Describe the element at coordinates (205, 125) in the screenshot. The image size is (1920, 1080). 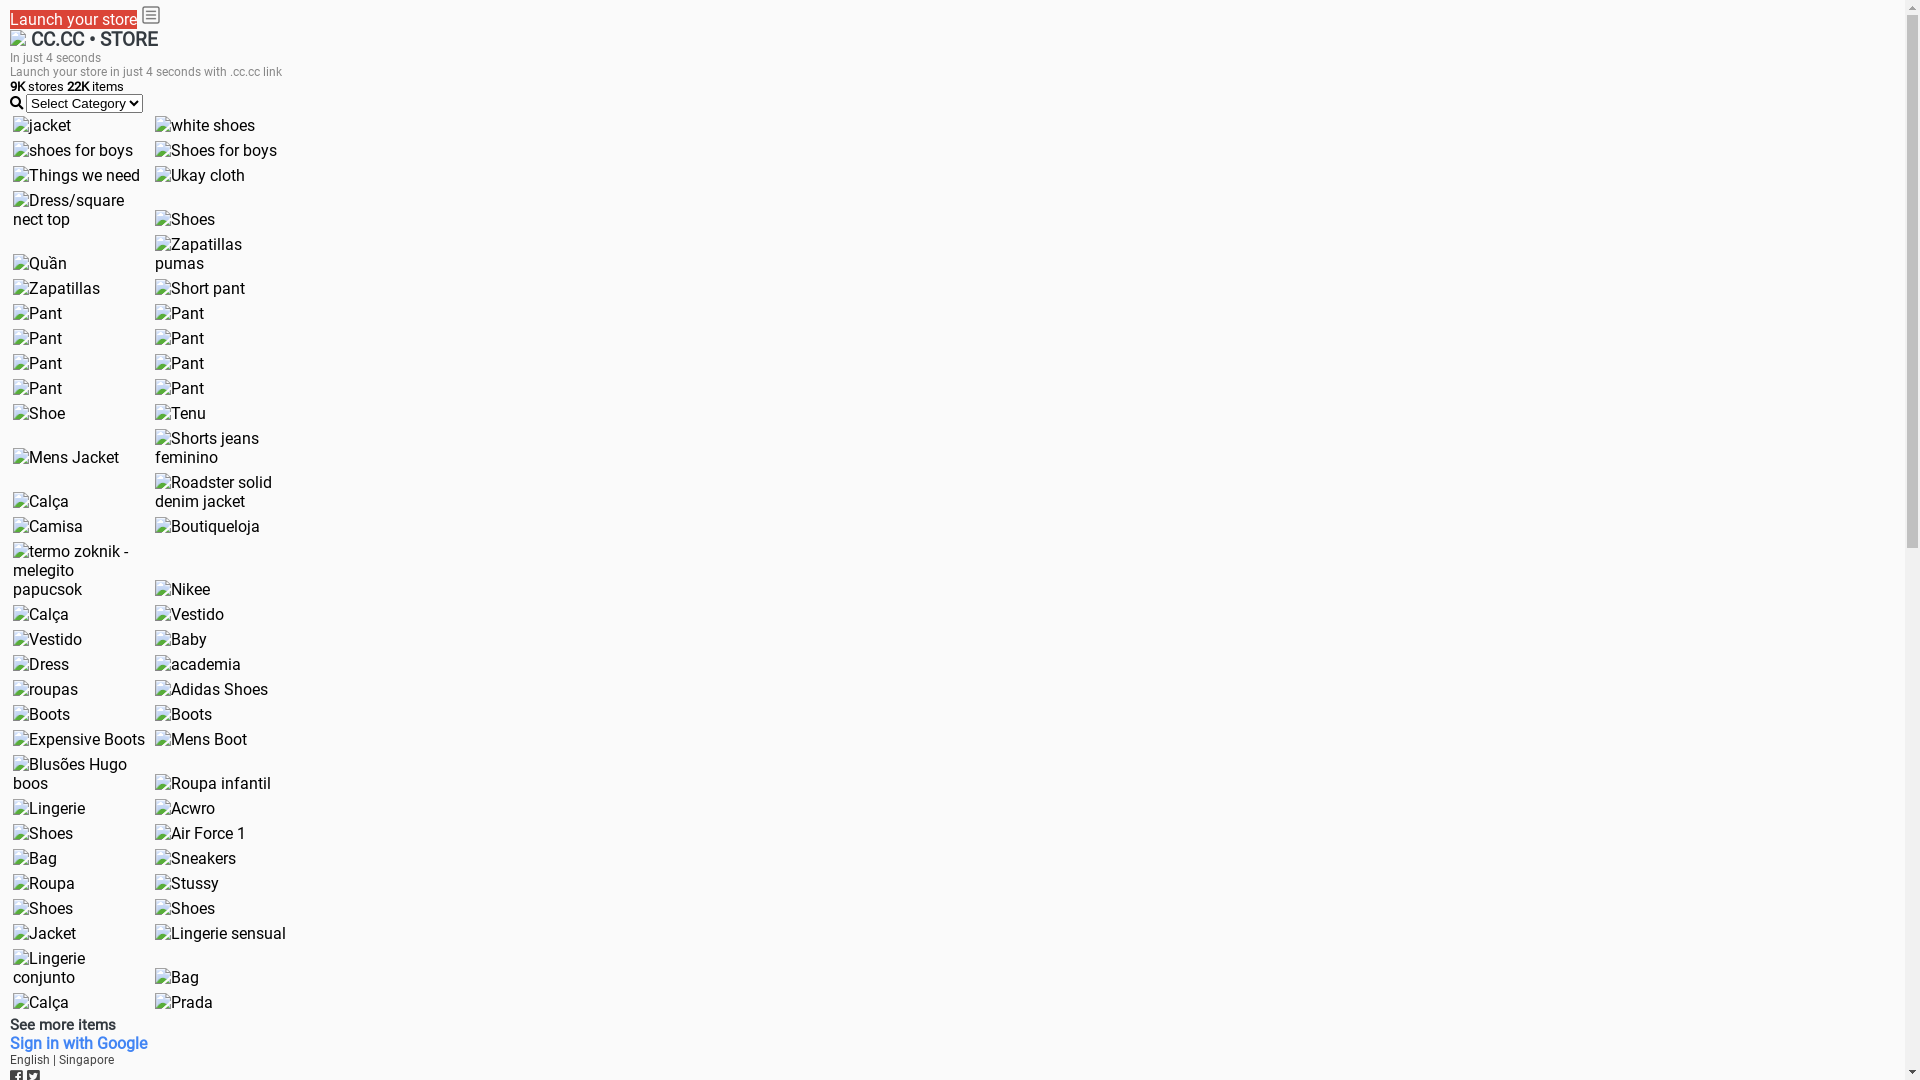
I see `'white shoes'` at that location.